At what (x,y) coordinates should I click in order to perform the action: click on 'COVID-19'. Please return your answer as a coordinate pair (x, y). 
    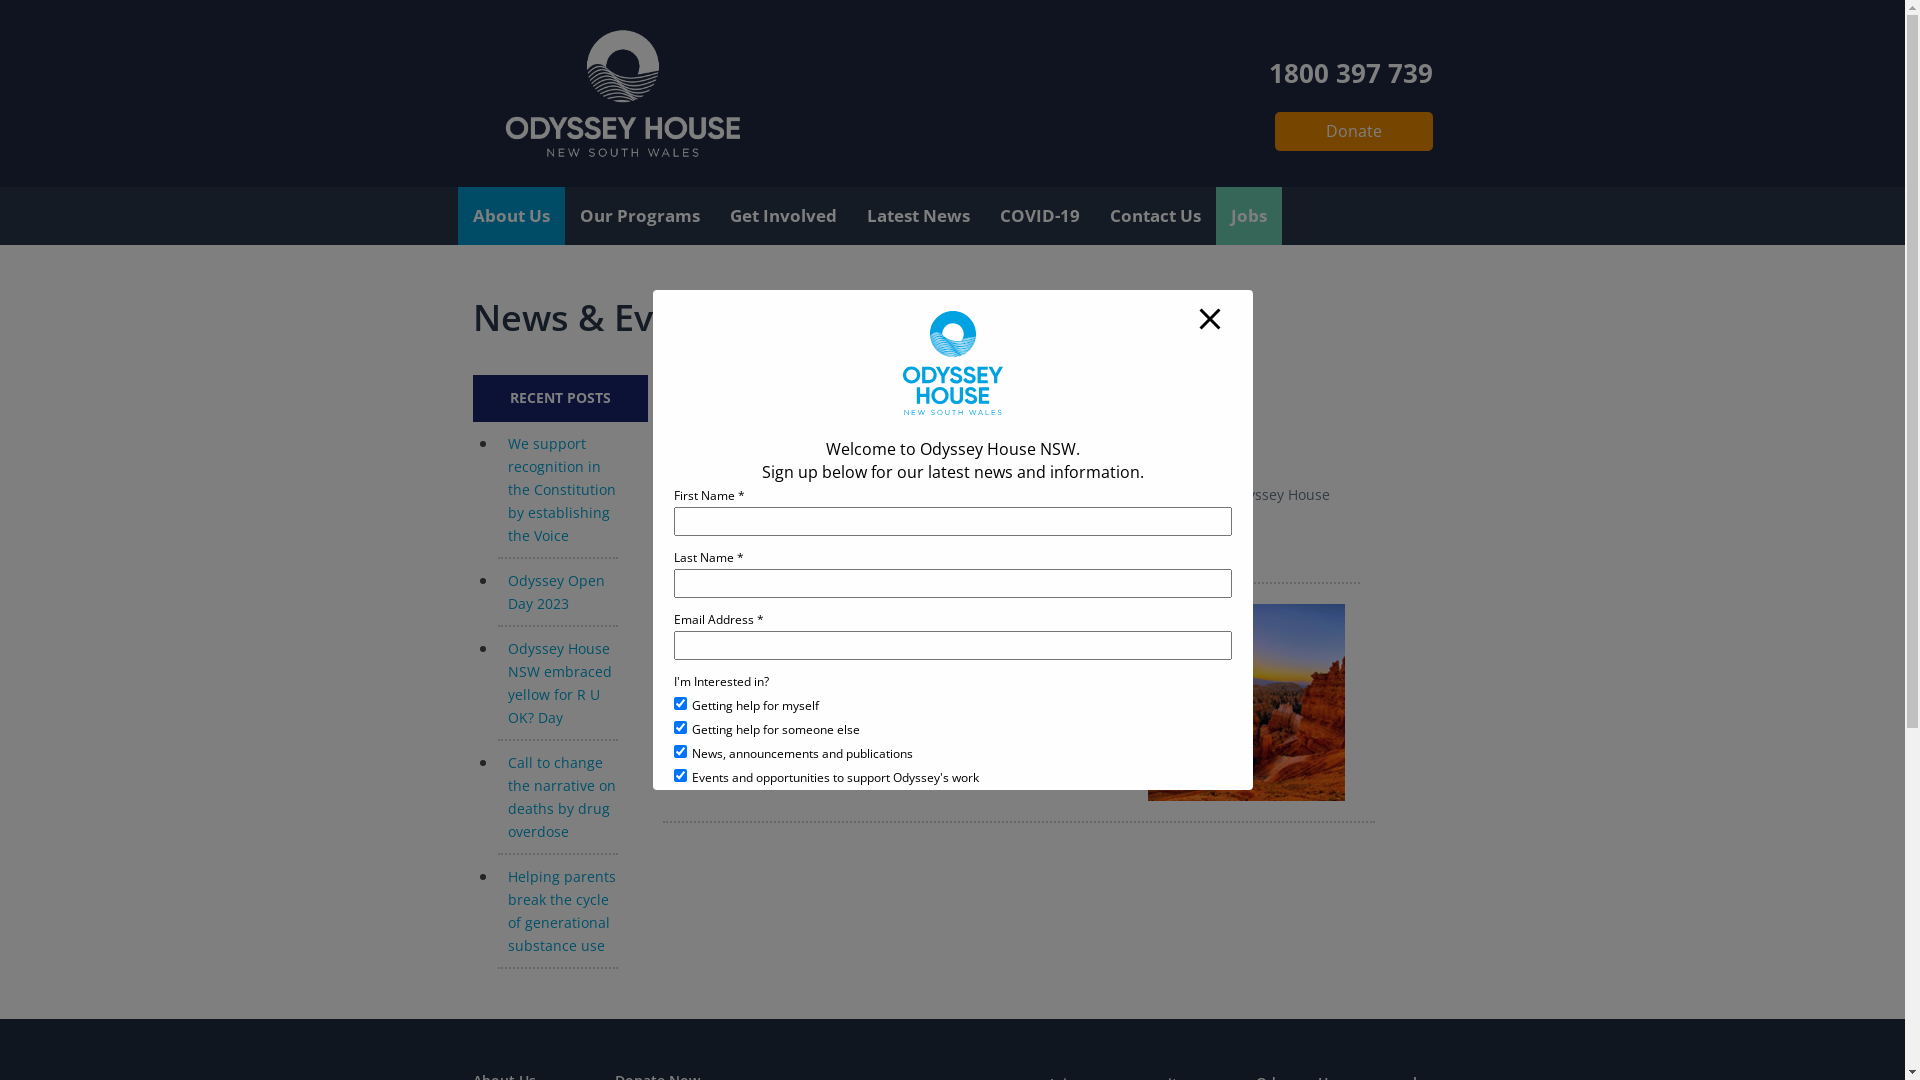
    Looking at the image, I should click on (983, 216).